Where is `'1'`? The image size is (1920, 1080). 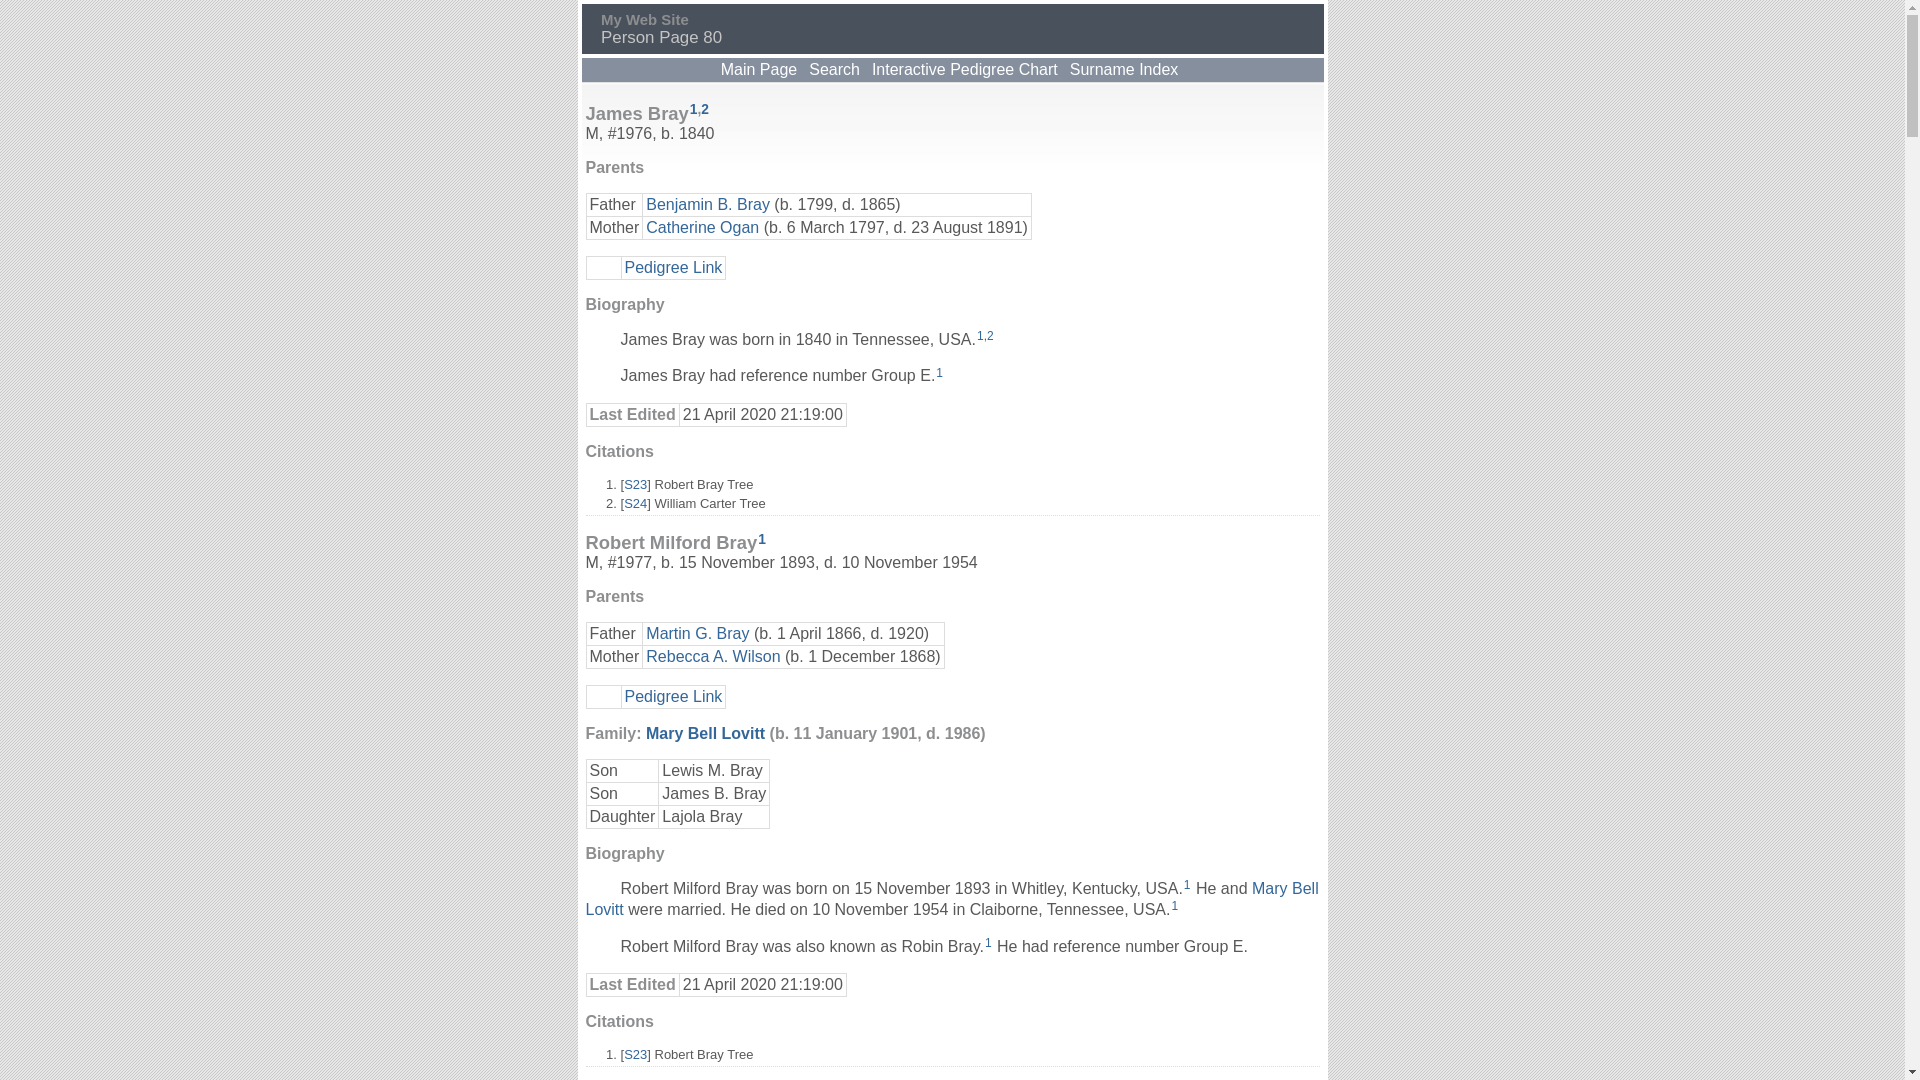
'1' is located at coordinates (935, 373).